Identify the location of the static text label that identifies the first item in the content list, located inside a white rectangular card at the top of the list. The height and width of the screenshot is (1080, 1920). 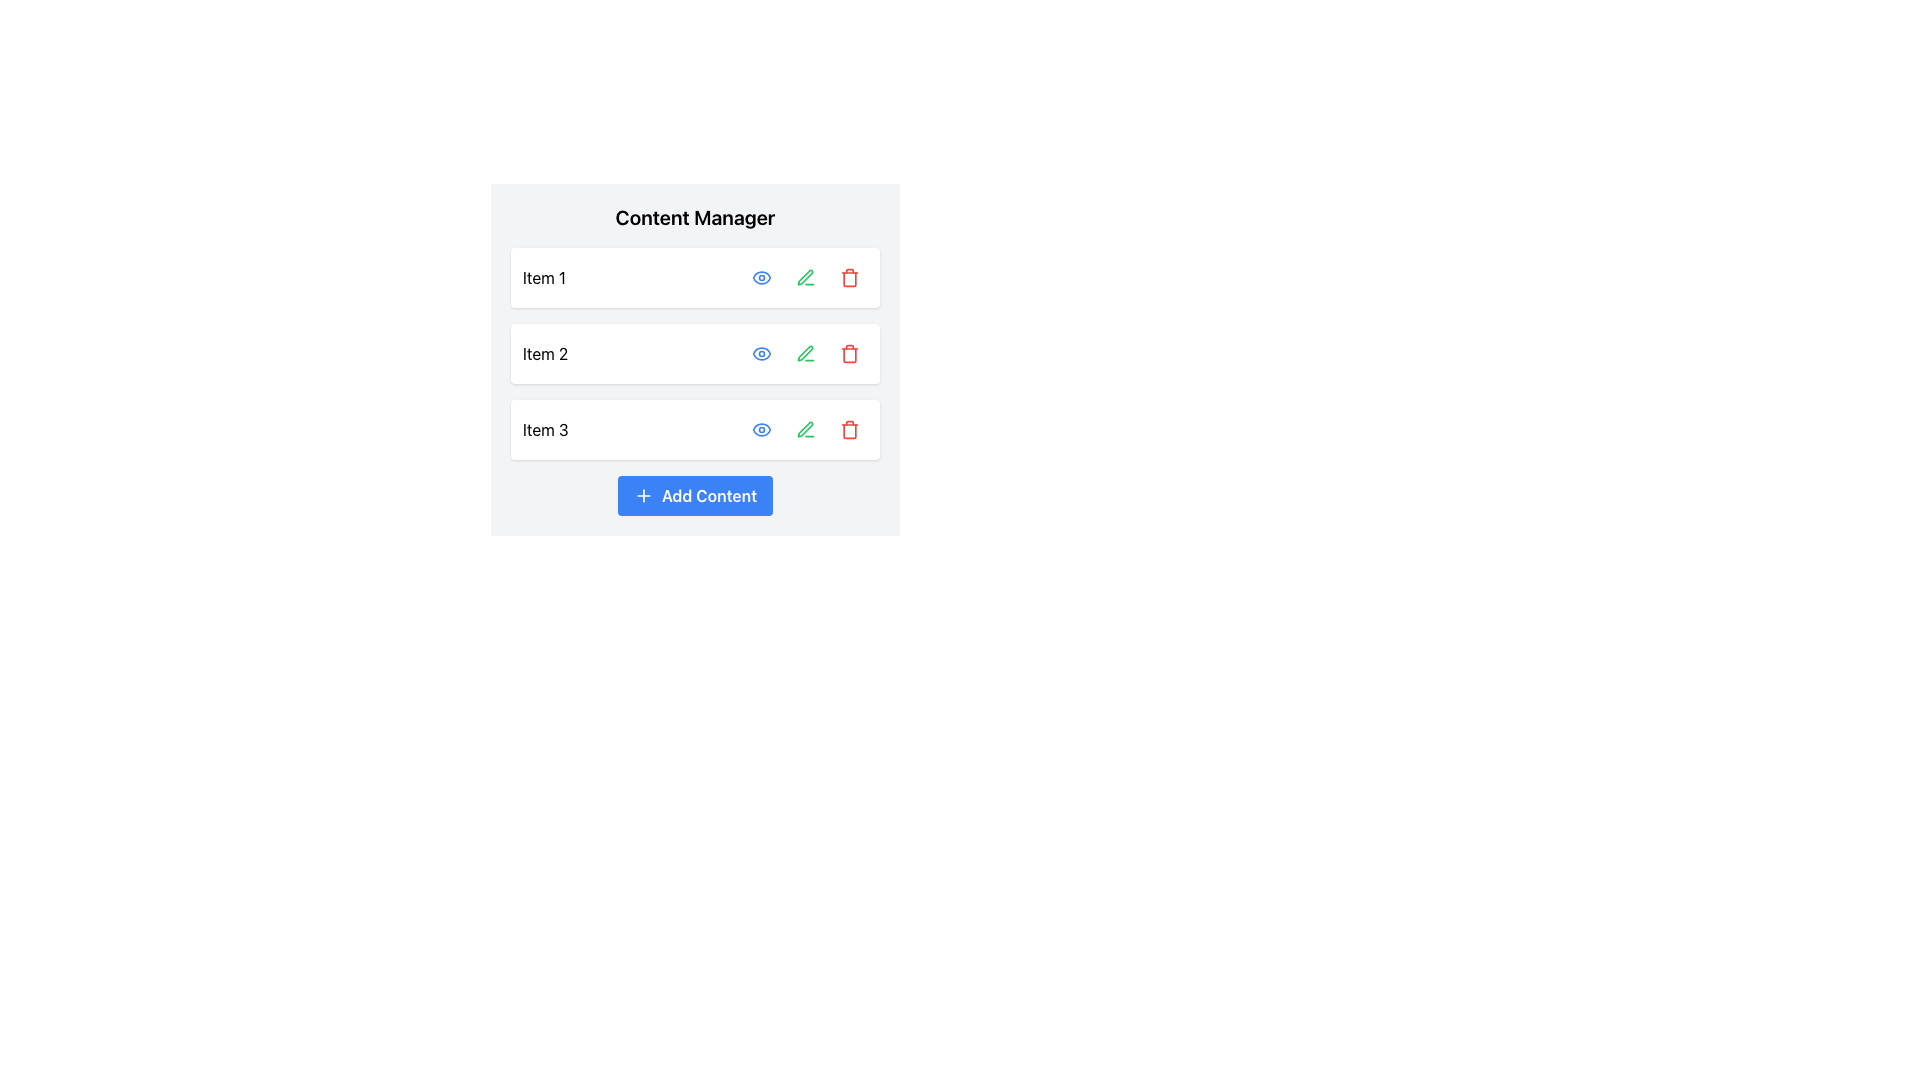
(544, 277).